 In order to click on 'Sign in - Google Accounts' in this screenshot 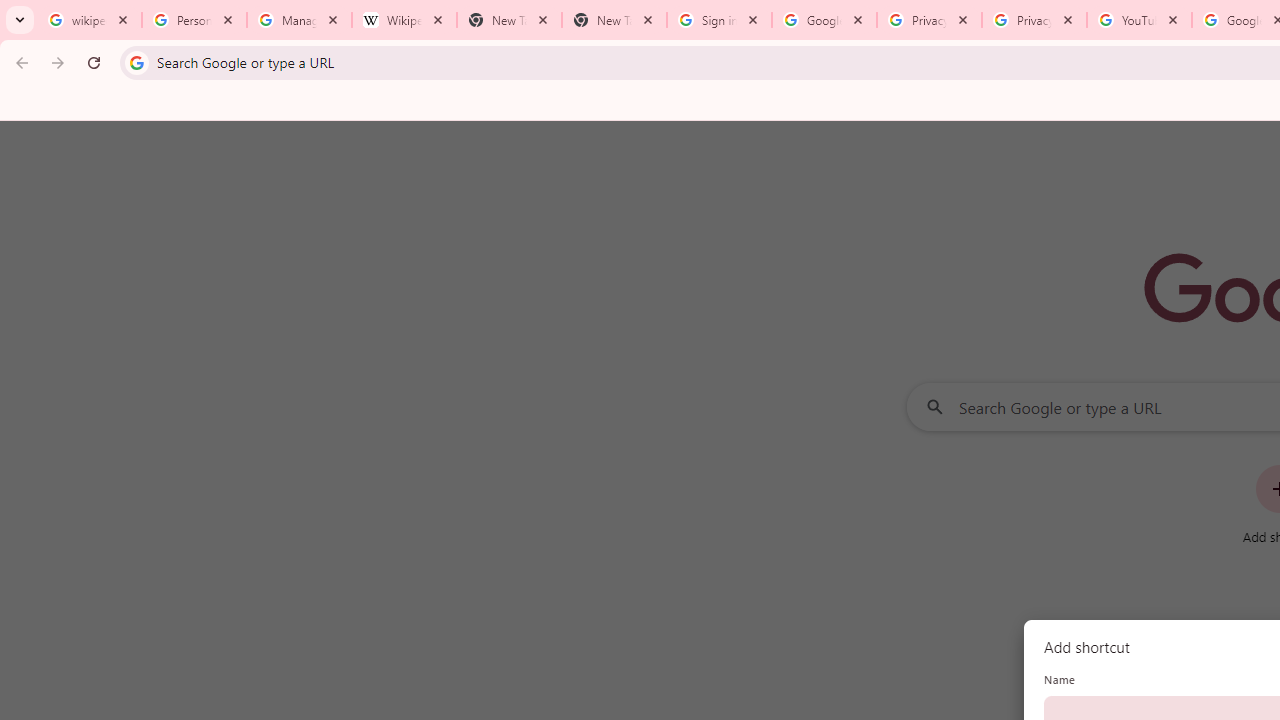, I will do `click(719, 20)`.